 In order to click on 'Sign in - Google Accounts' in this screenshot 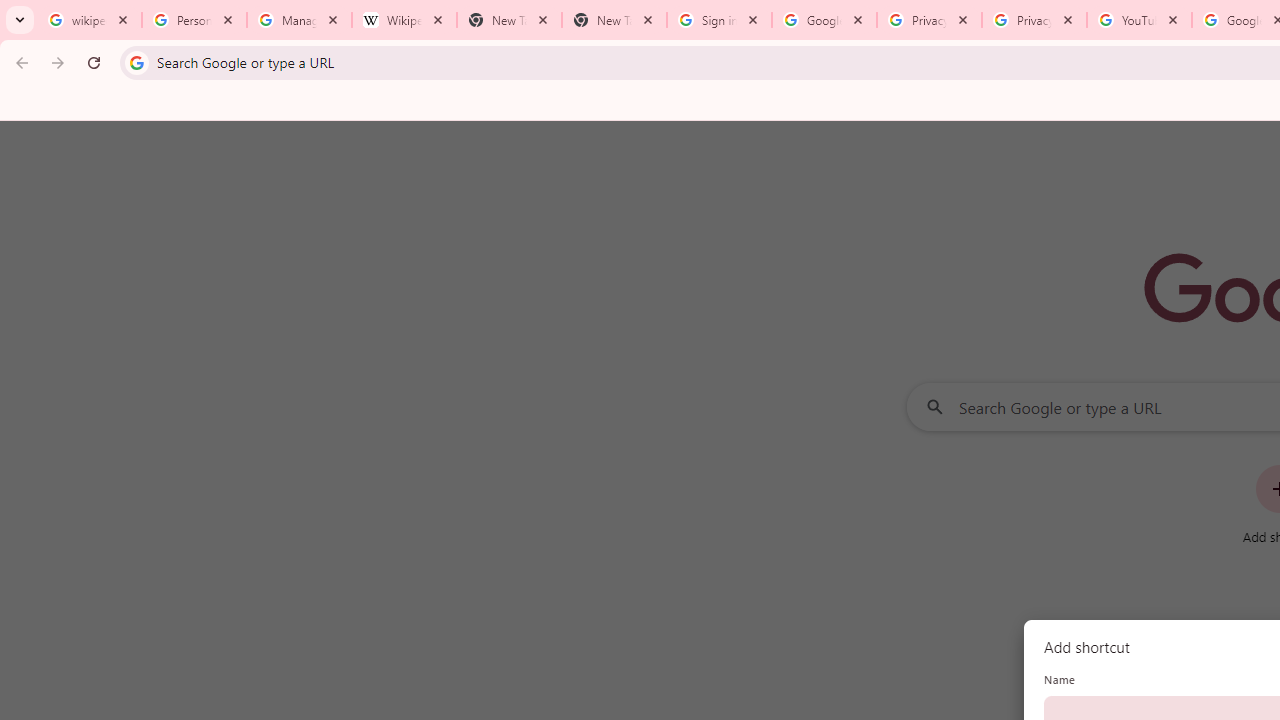, I will do `click(719, 20)`.